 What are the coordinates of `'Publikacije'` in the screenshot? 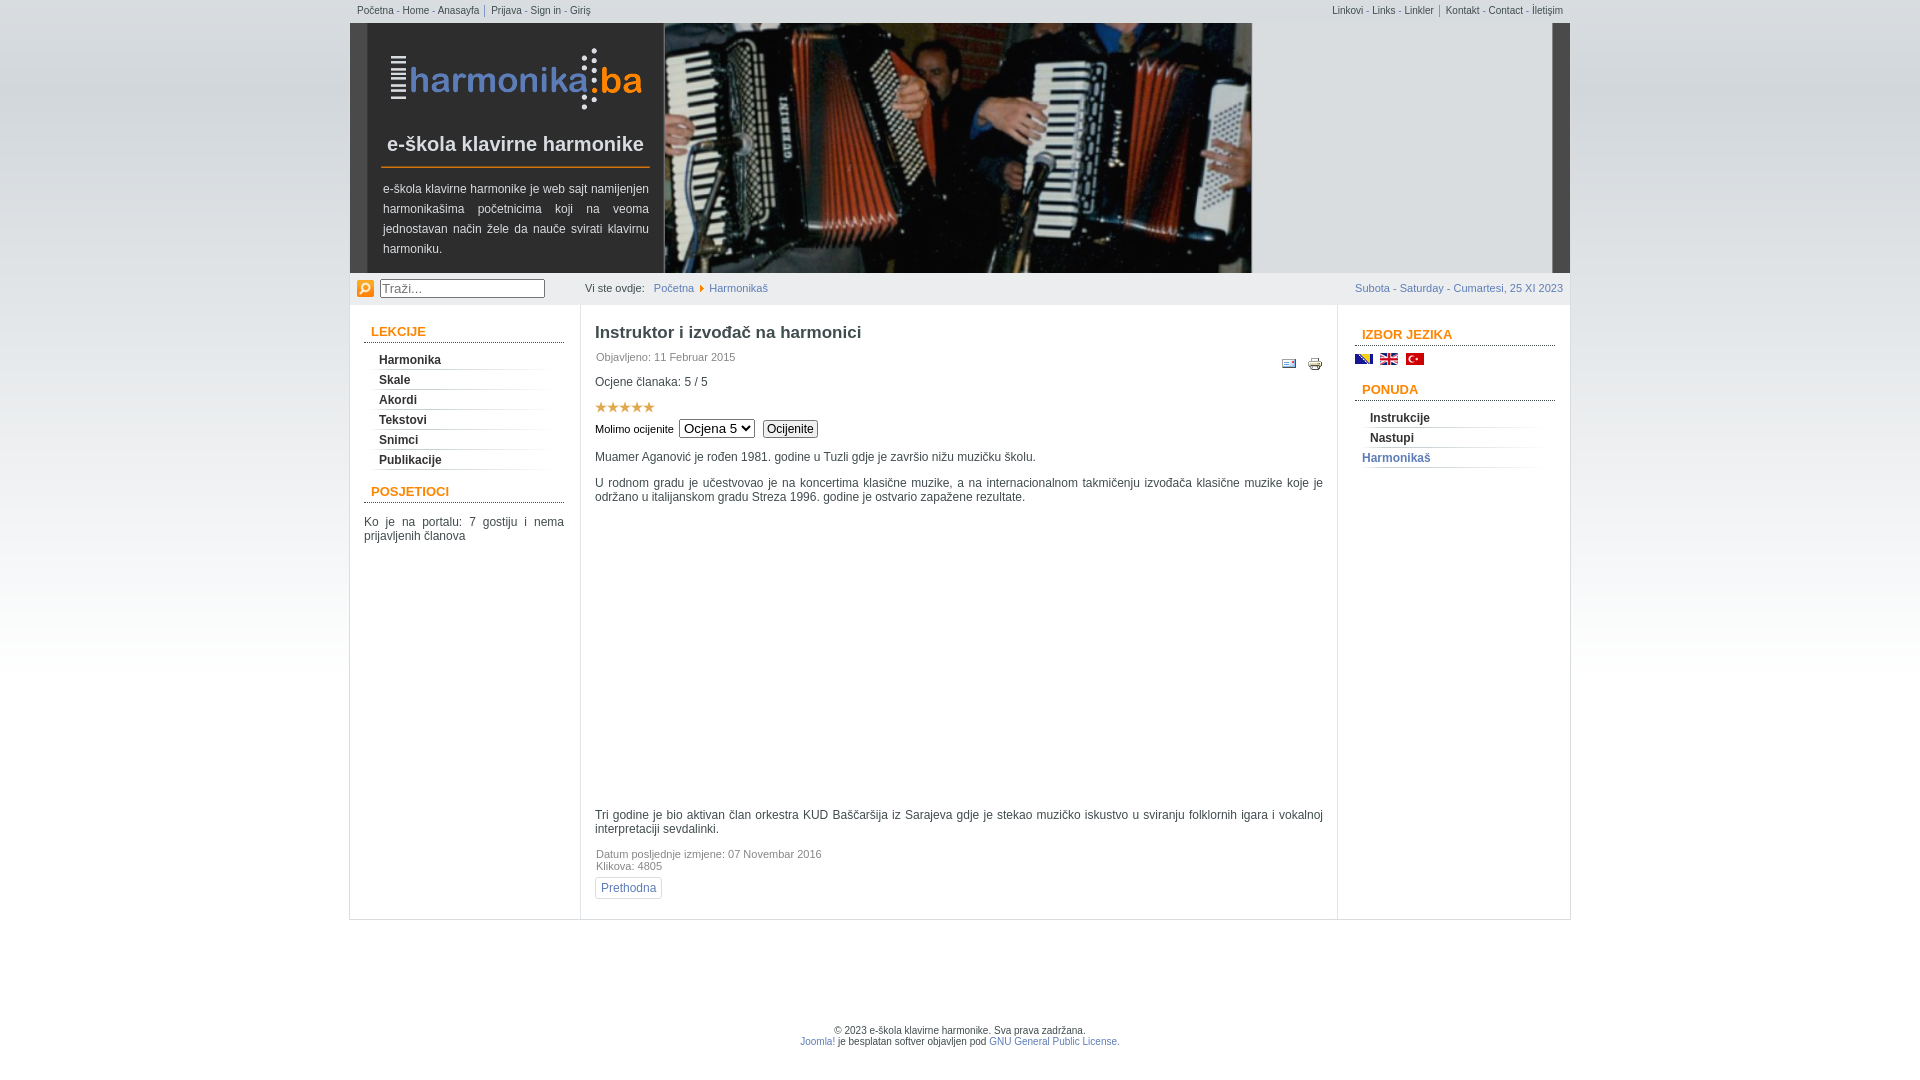 It's located at (463, 459).